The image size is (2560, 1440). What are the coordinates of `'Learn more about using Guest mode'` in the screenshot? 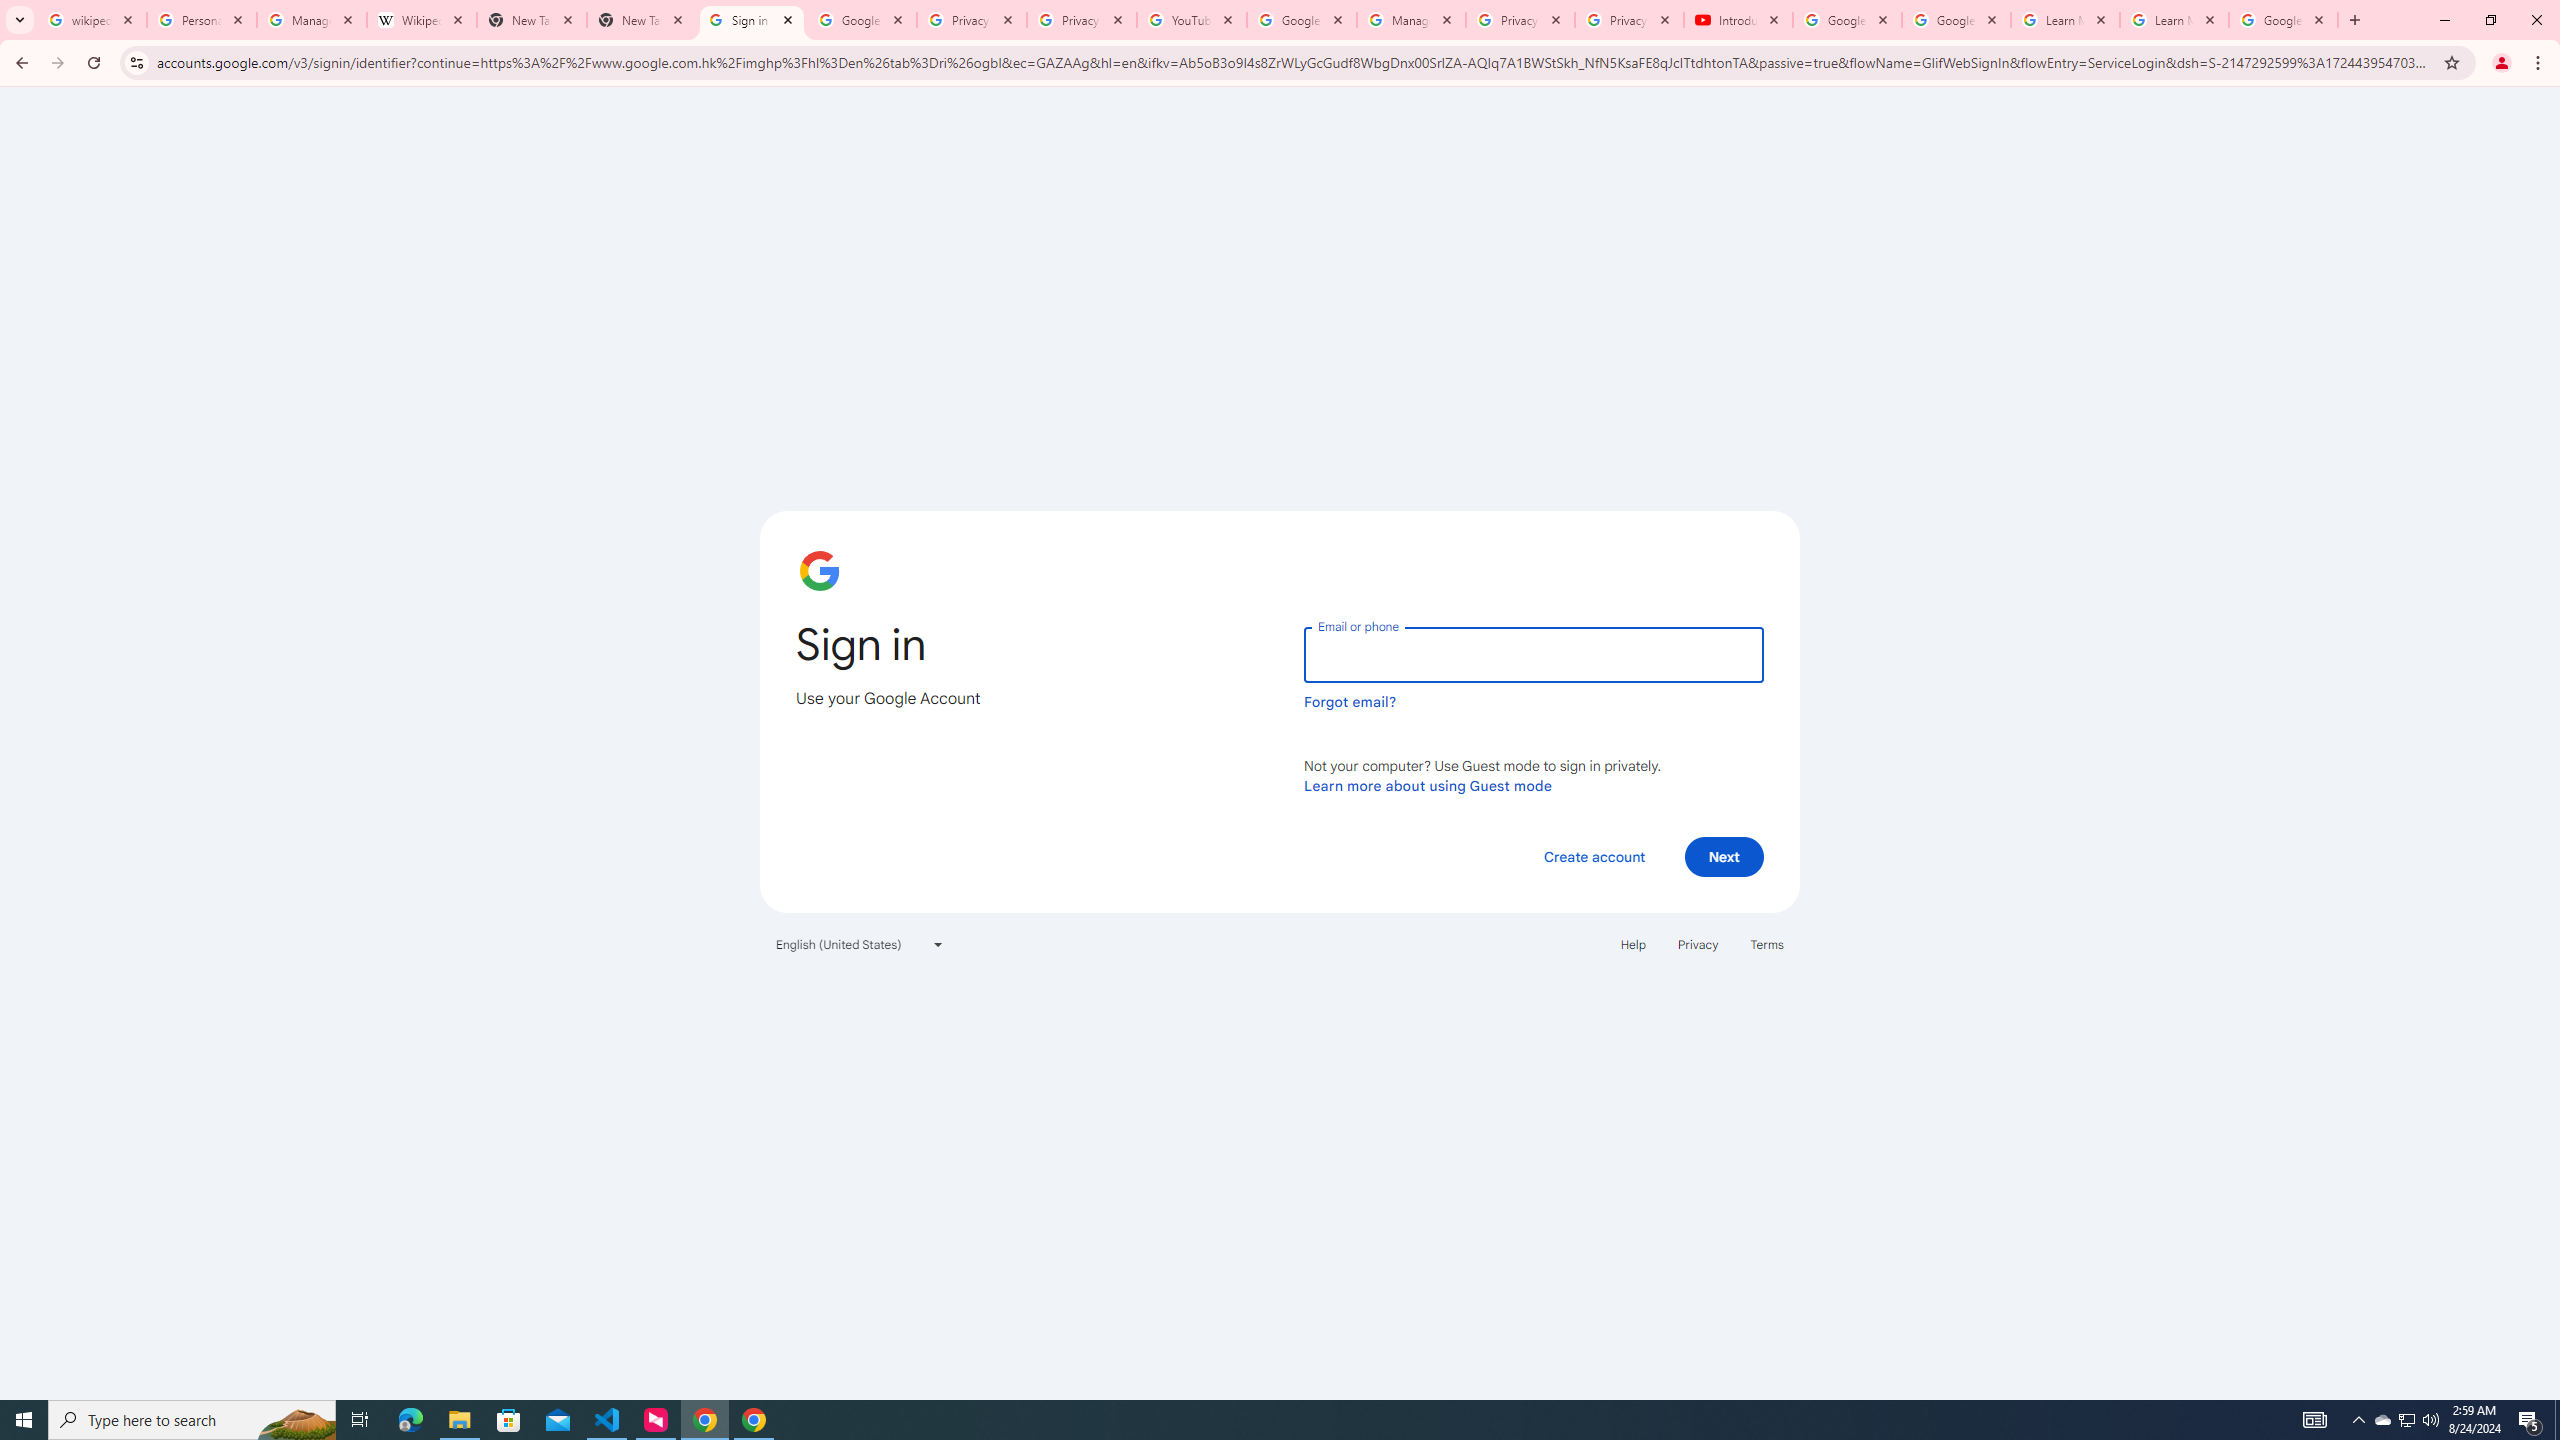 It's located at (1427, 785).